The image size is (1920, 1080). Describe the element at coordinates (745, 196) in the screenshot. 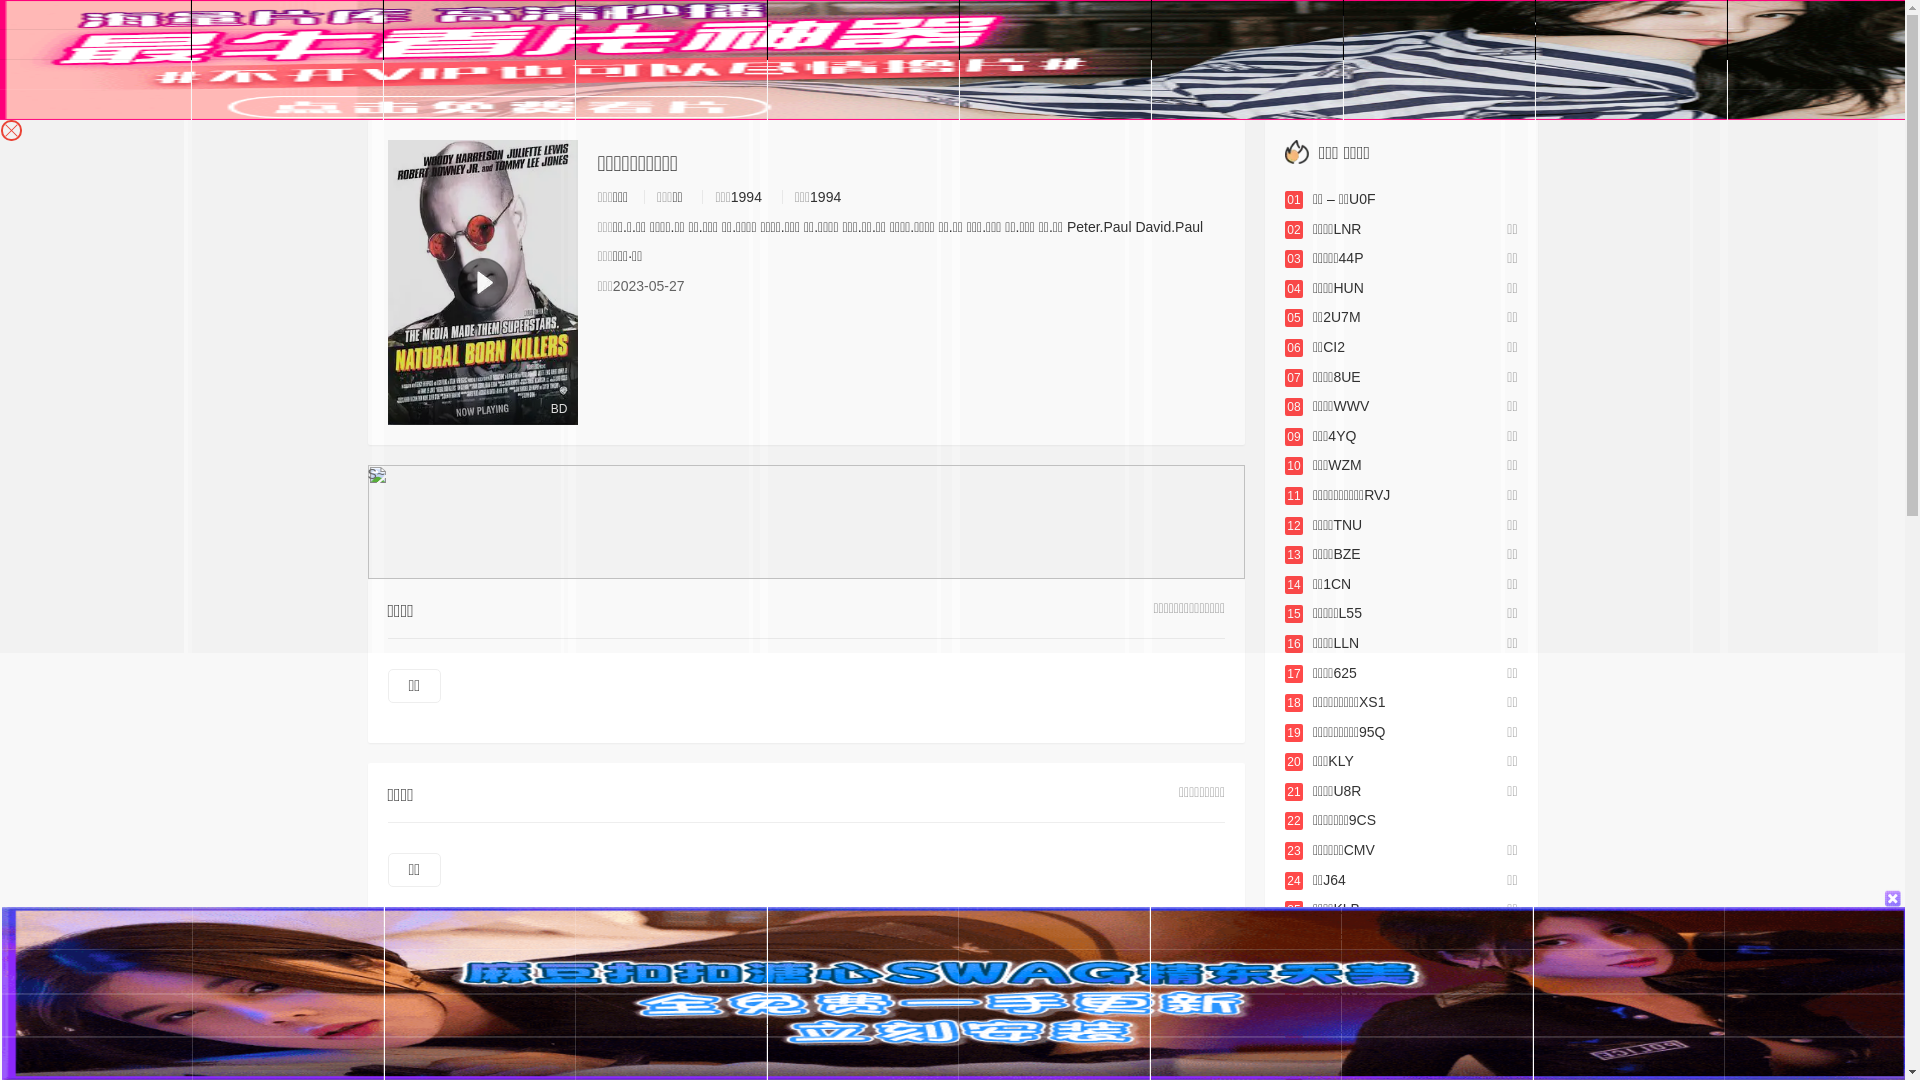

I see `'1994'` at that location.